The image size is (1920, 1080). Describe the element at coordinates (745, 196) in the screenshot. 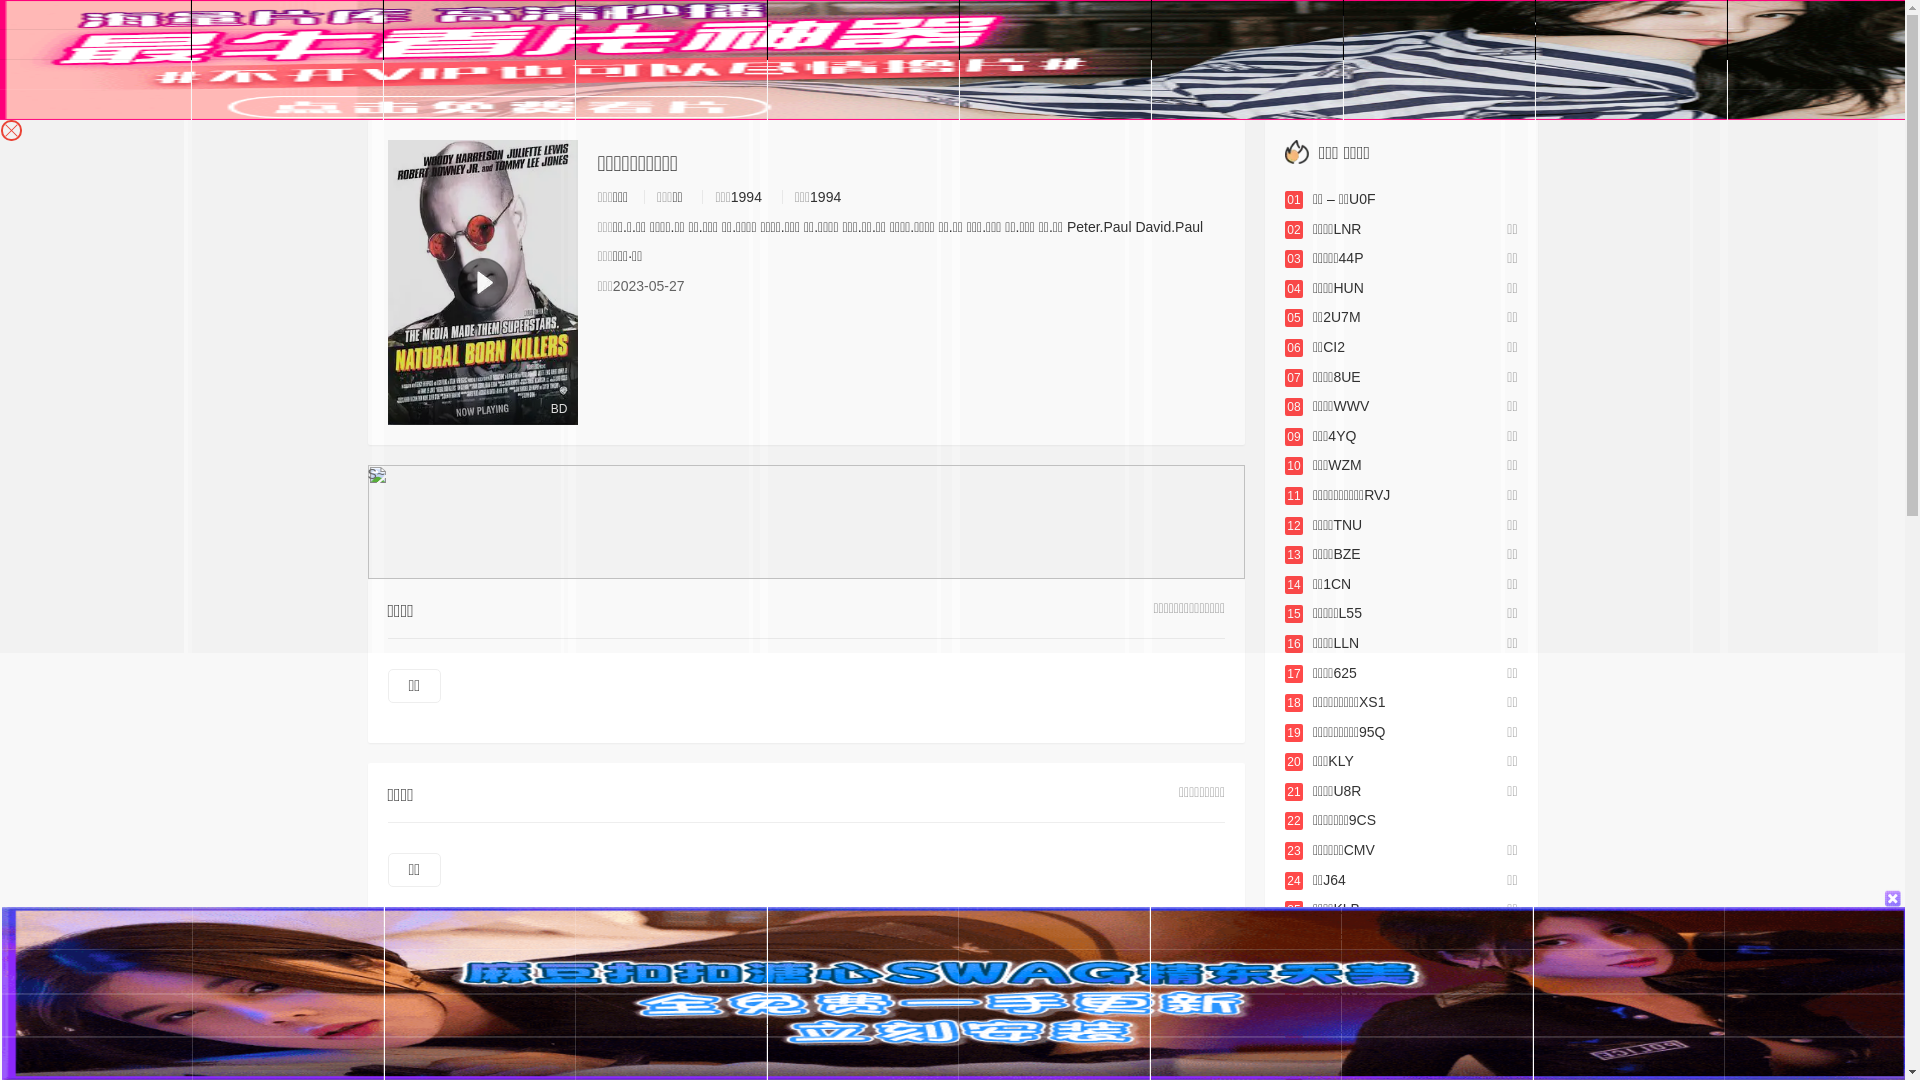

I see `'1994'` at that location.